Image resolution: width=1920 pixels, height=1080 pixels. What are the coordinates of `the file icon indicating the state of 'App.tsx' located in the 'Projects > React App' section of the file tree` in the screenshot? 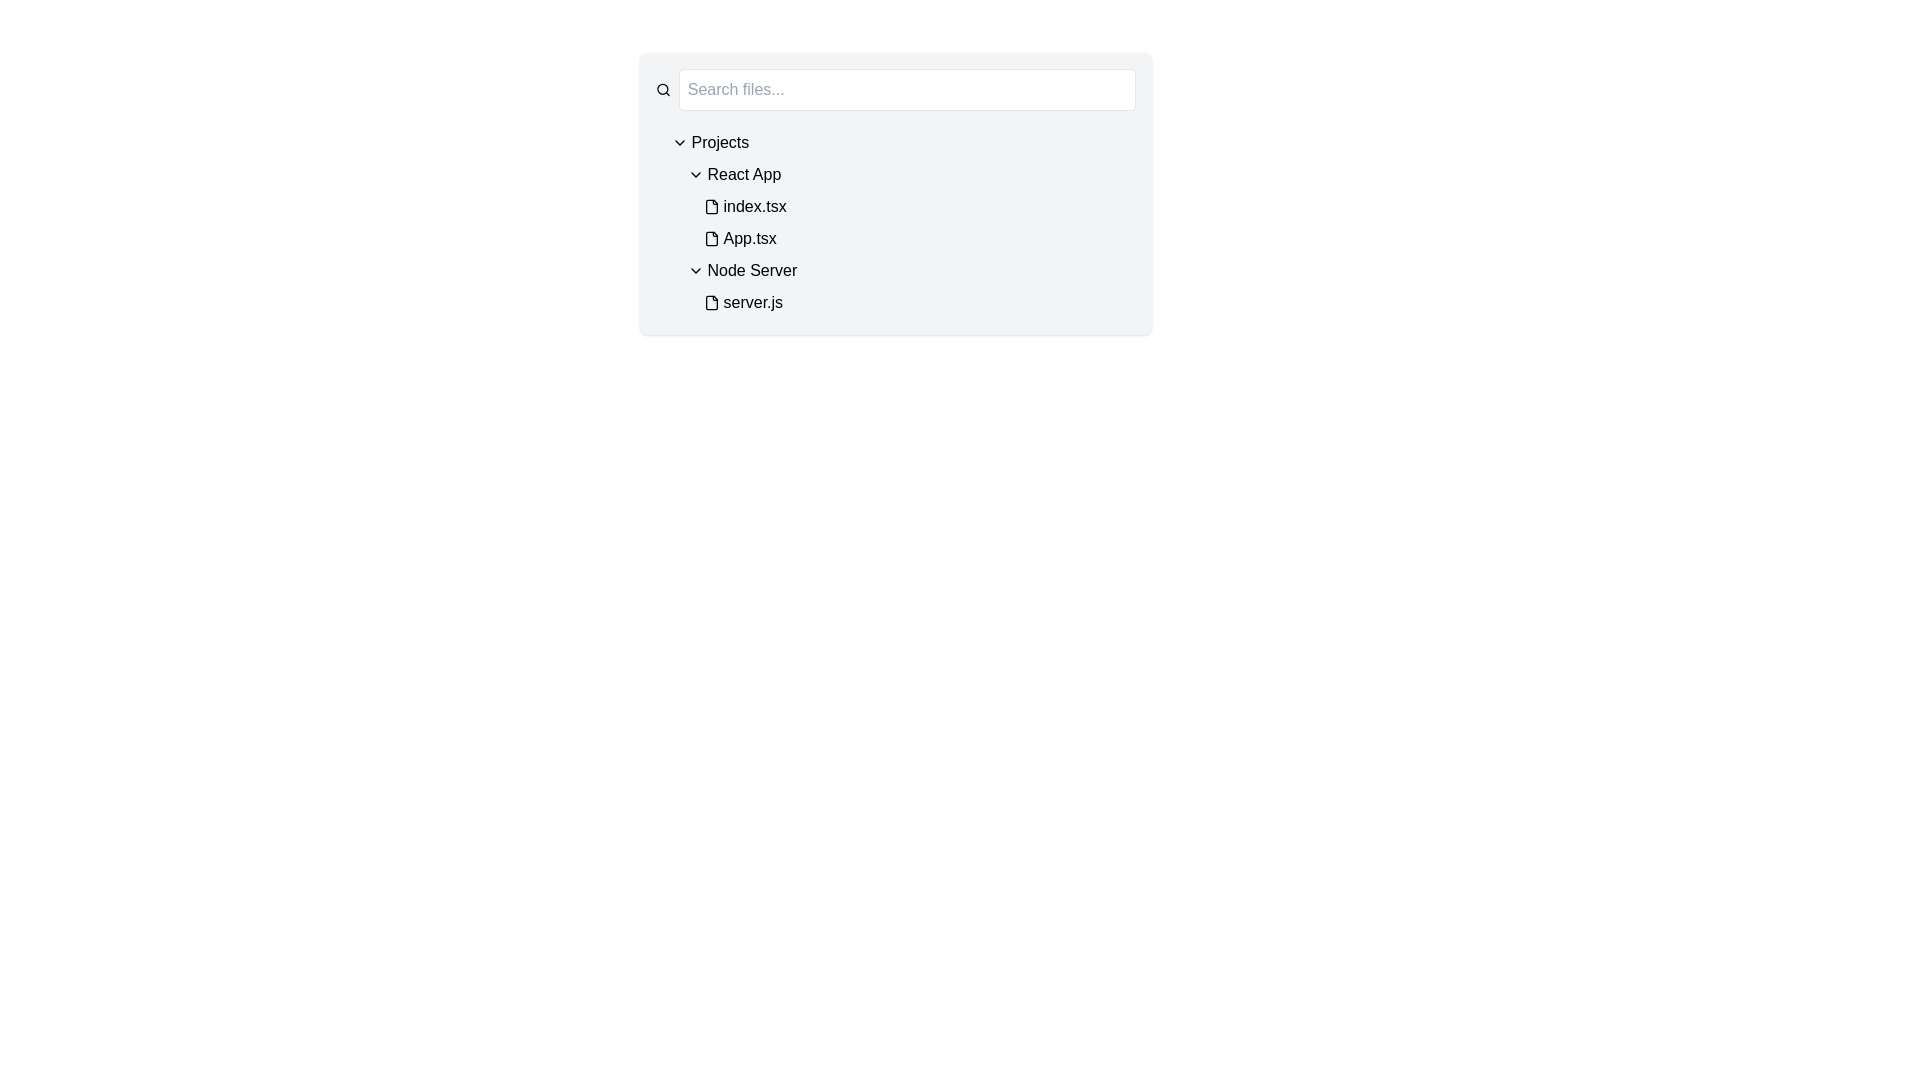 It's located at (711, 238).